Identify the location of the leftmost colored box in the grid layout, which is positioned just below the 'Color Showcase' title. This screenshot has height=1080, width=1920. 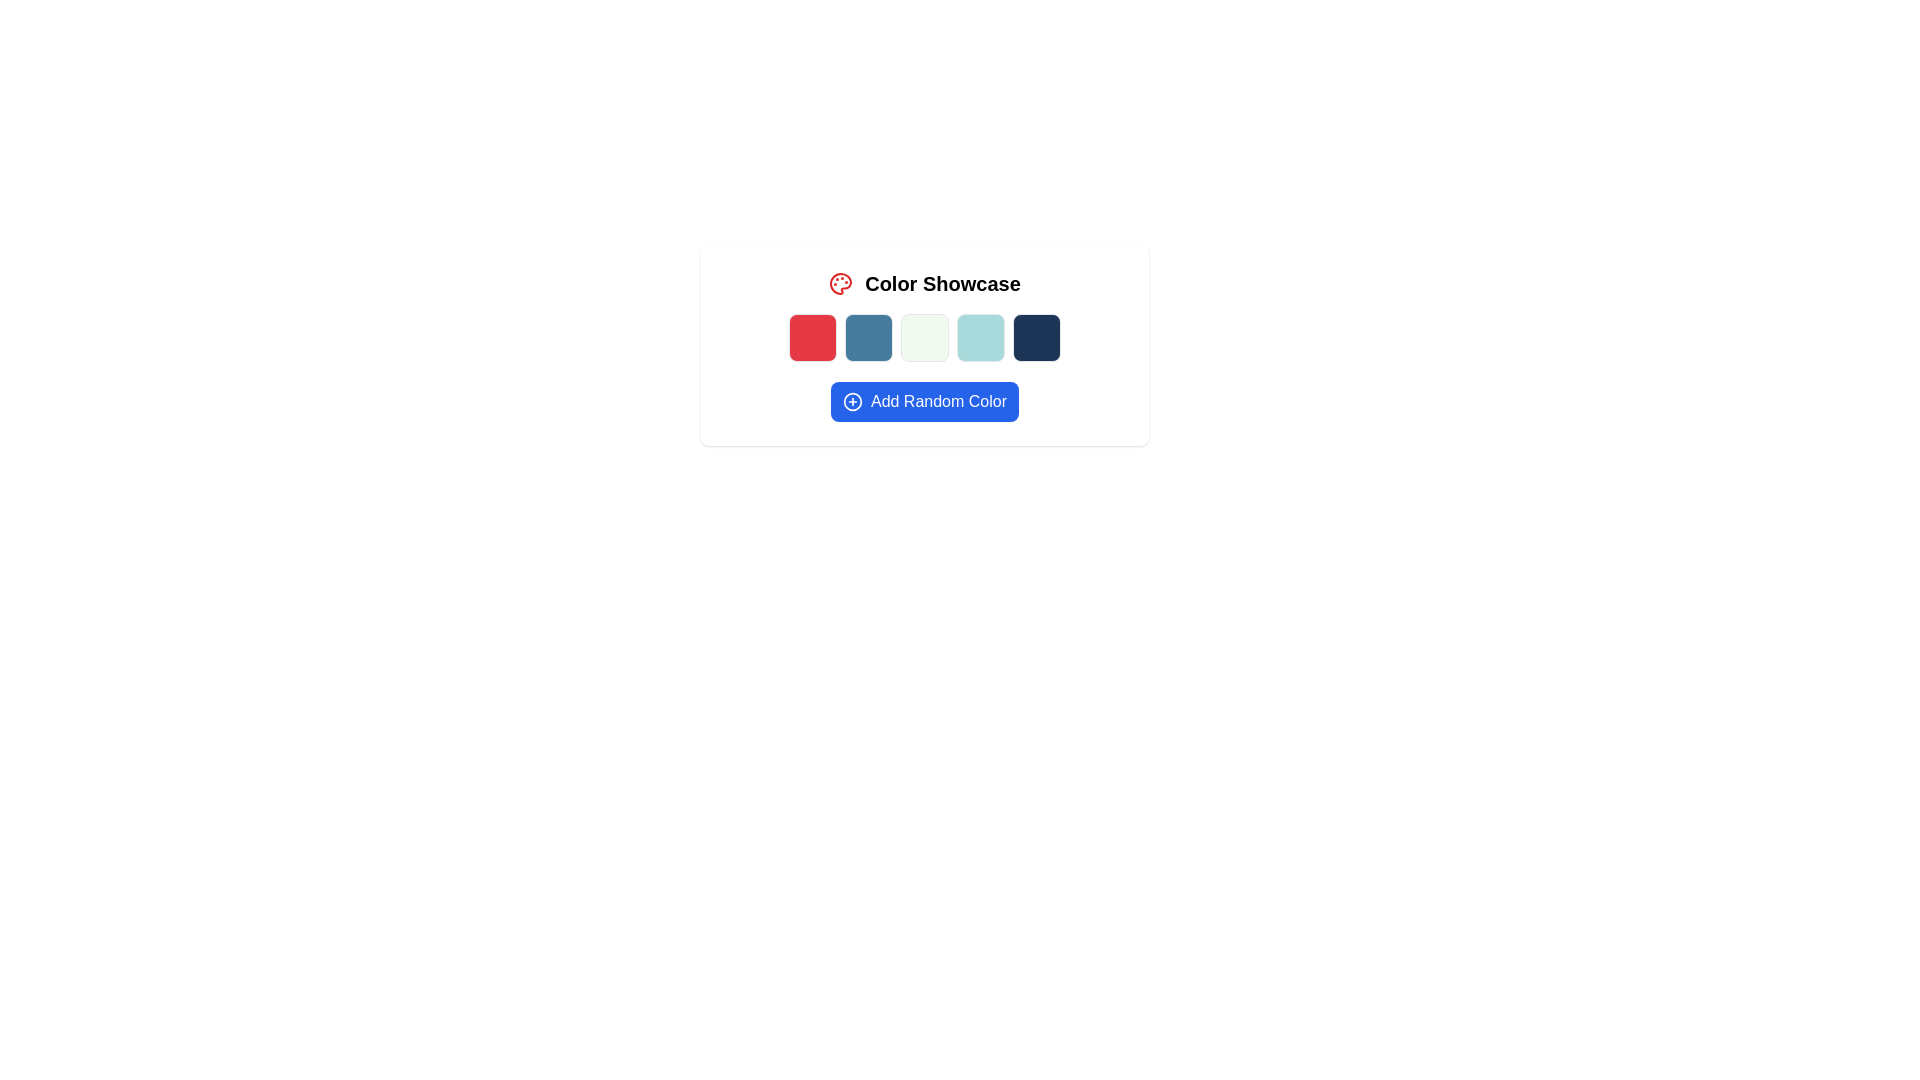
(812, 337).